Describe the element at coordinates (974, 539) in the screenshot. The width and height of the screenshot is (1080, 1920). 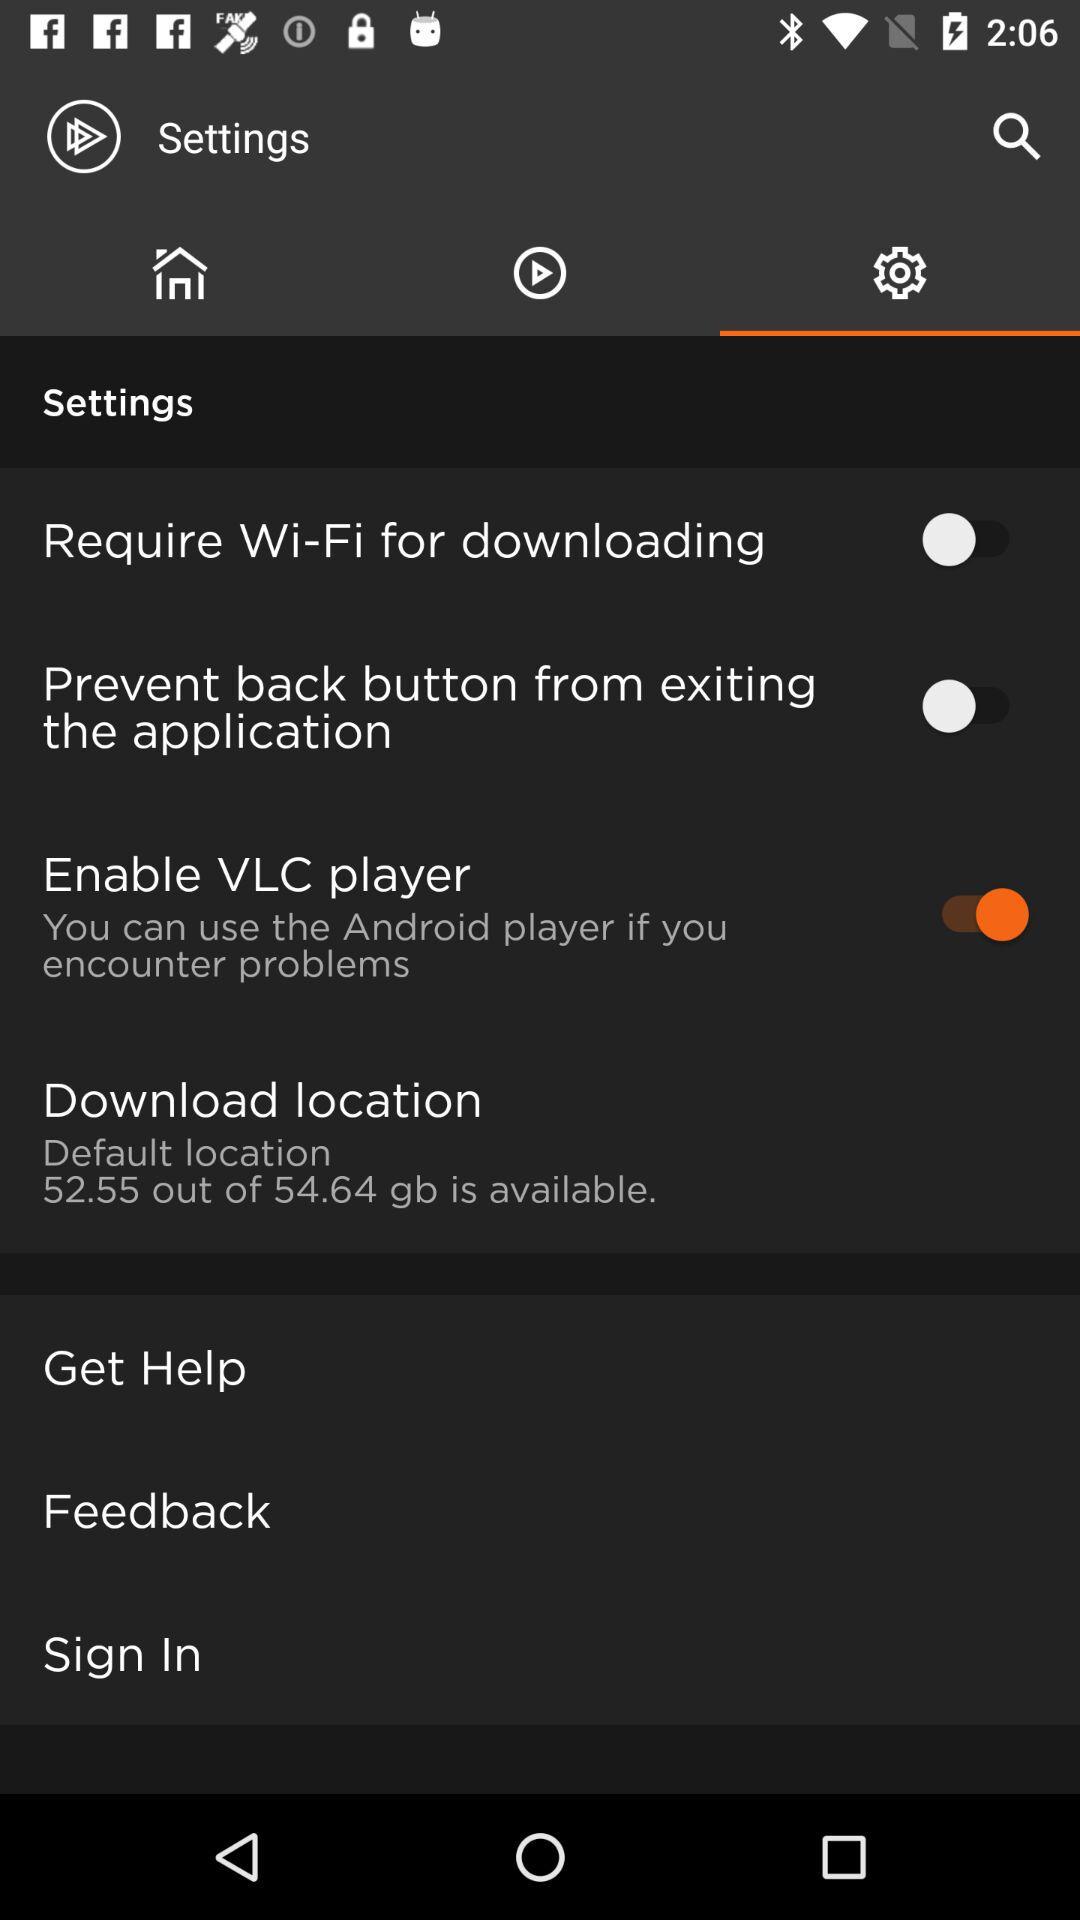
I see `the button which is beside the require wifi for downloading` at that location.